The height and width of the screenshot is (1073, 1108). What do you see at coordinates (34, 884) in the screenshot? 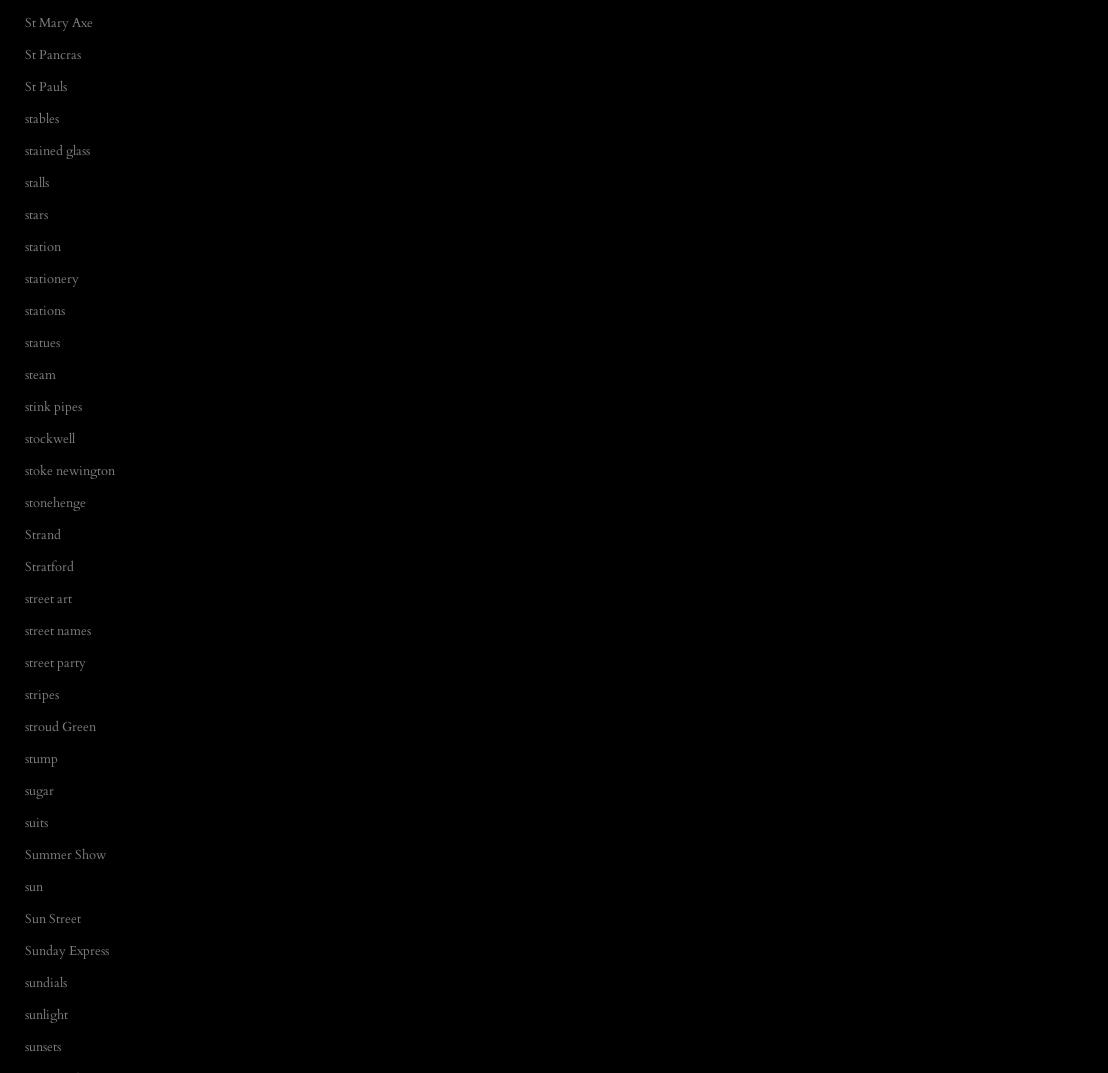
I see `'sun'` at bounding box center [34, 884].